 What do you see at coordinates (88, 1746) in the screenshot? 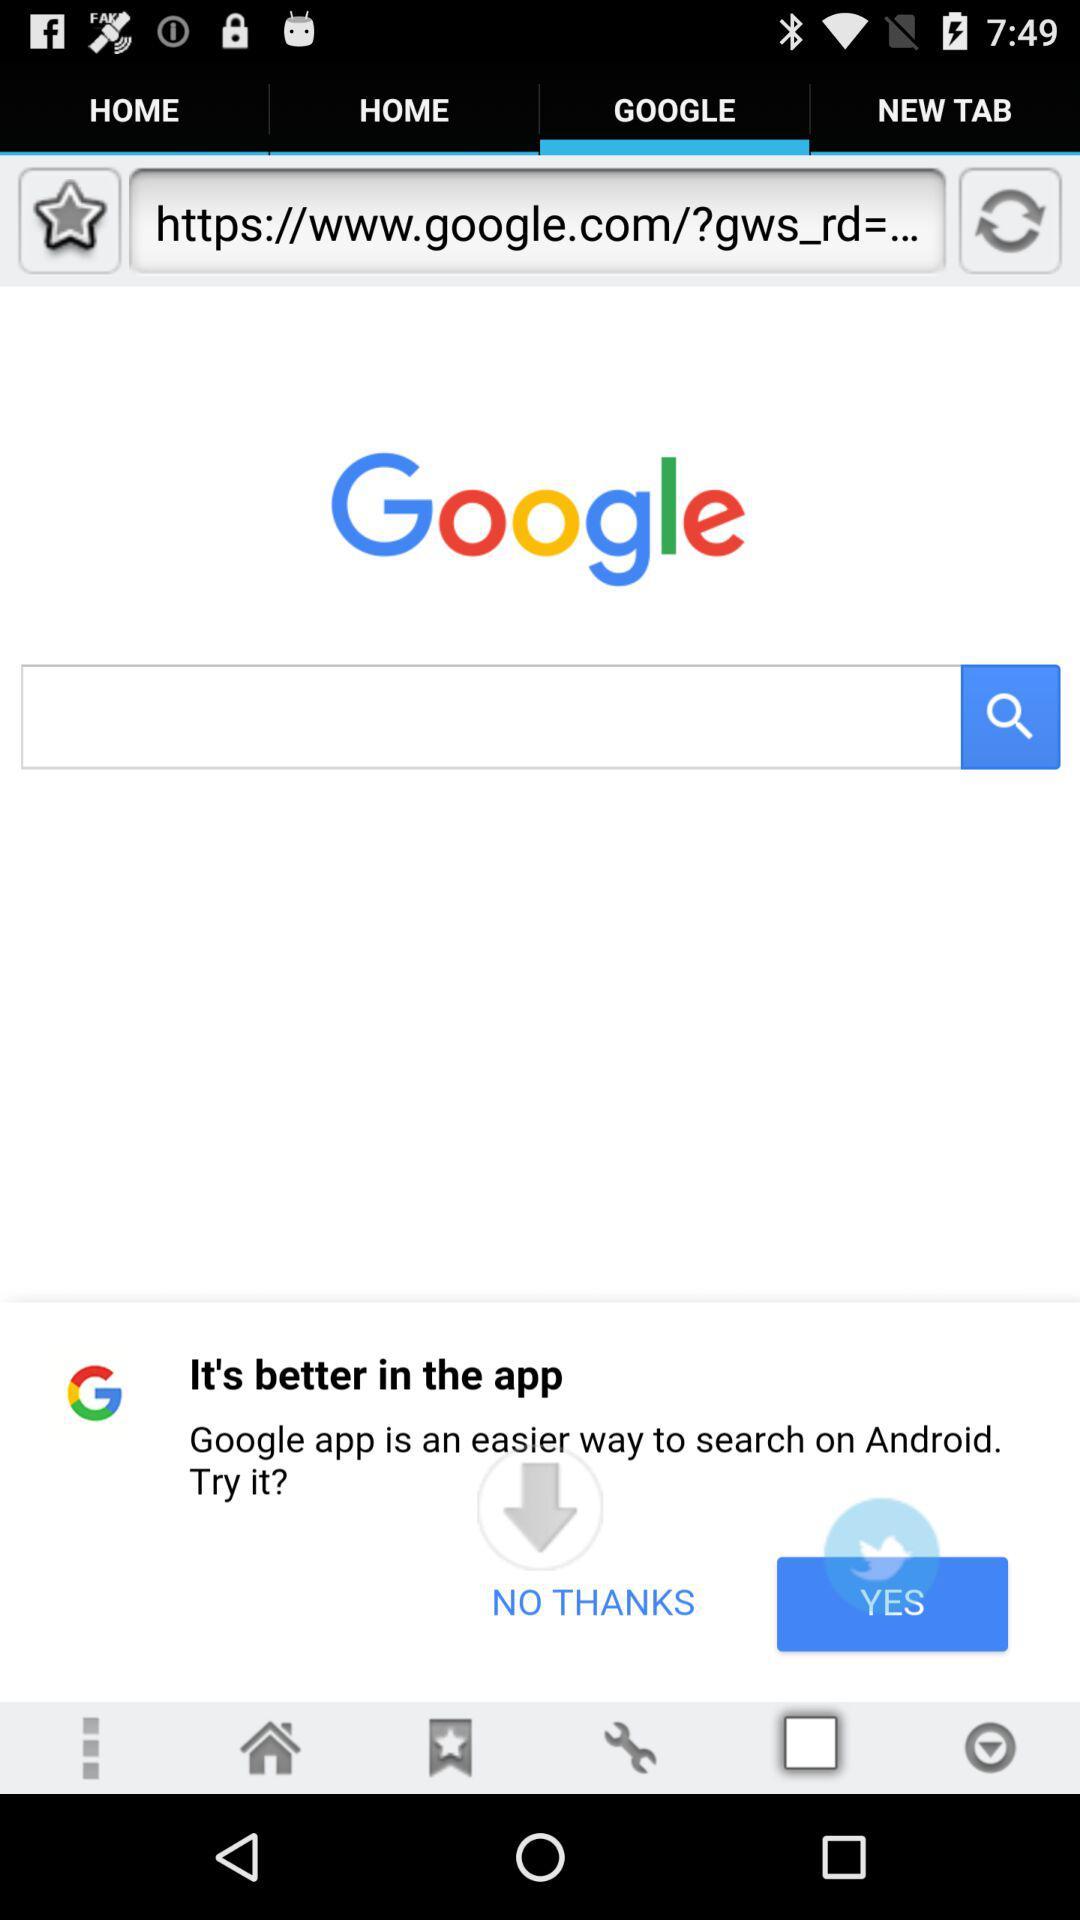
I see `overflow menu` at bounding box center [88, 1746].